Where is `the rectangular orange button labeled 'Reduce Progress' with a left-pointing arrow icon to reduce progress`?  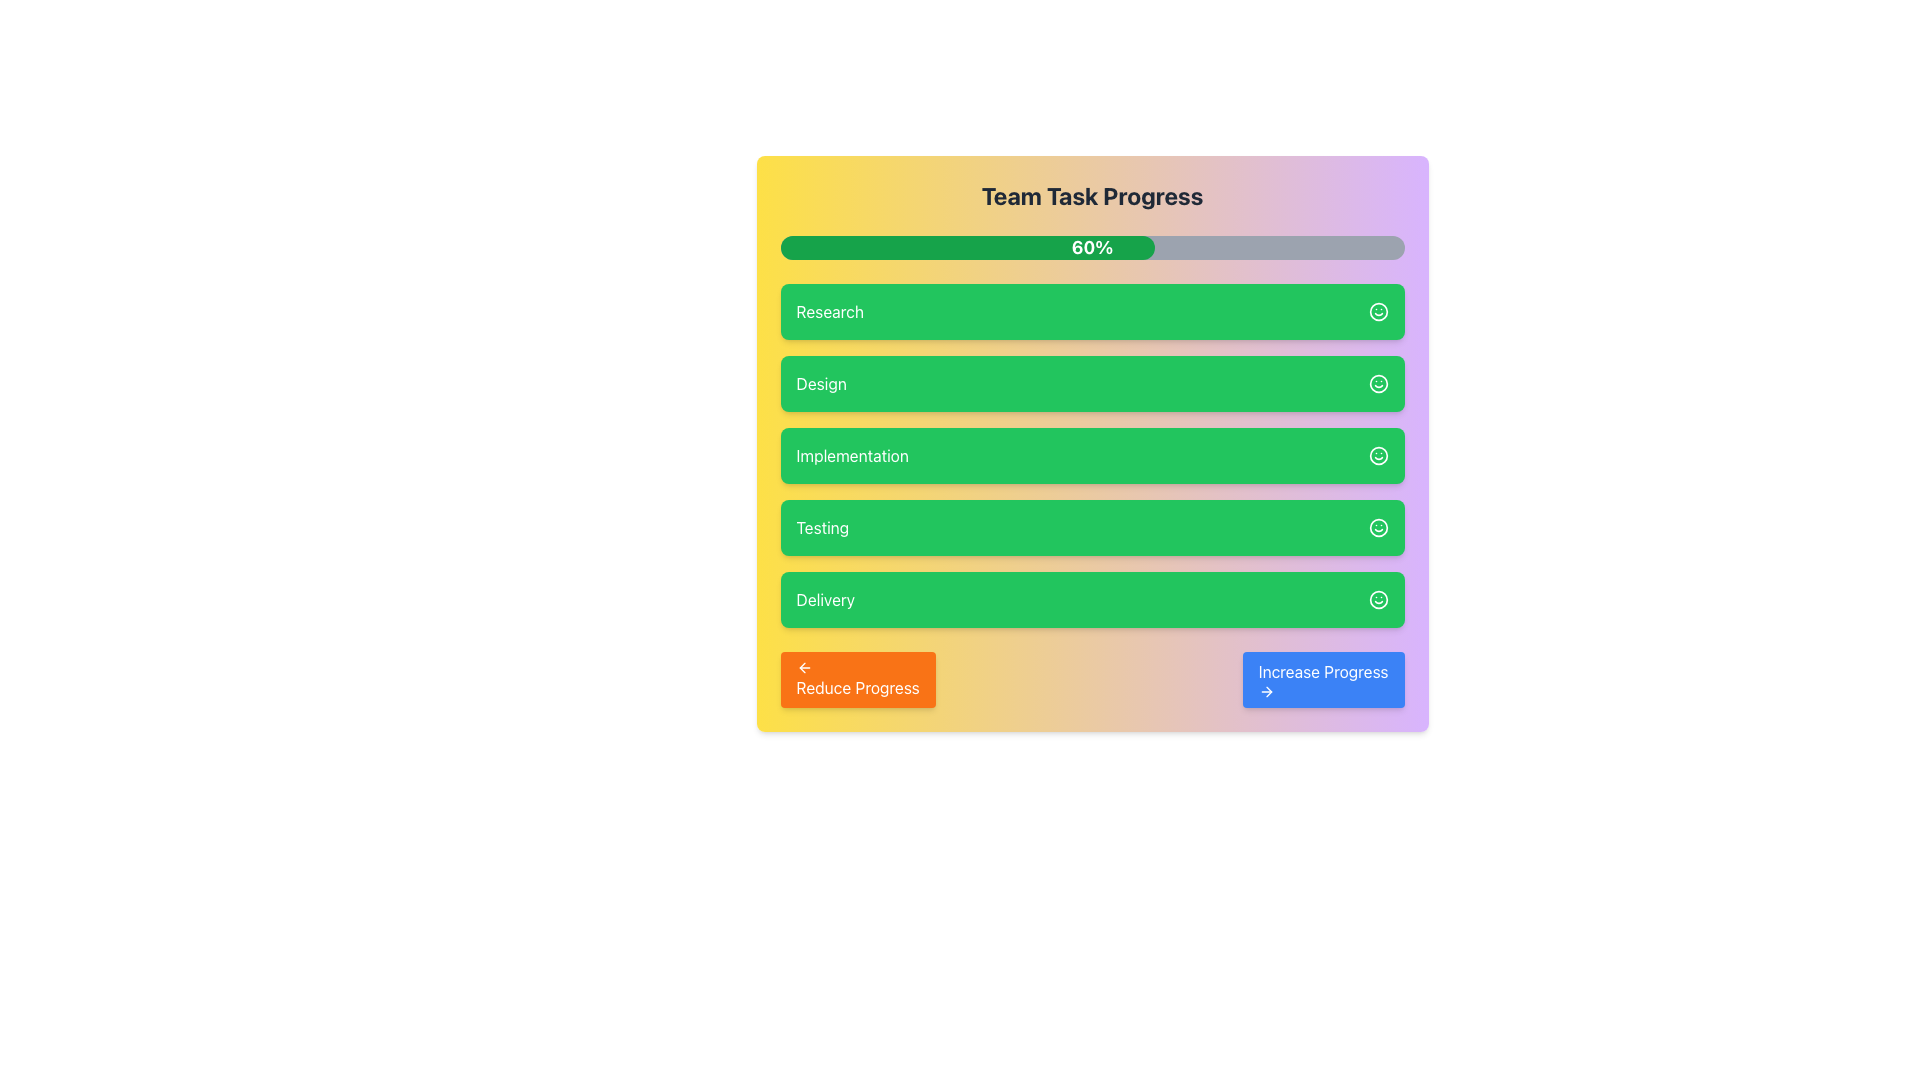
the rectangular orange button labeled 'Reduce Progress' with a left-pointing arrow icon to reduce progress is located at coordinates (858, 678).